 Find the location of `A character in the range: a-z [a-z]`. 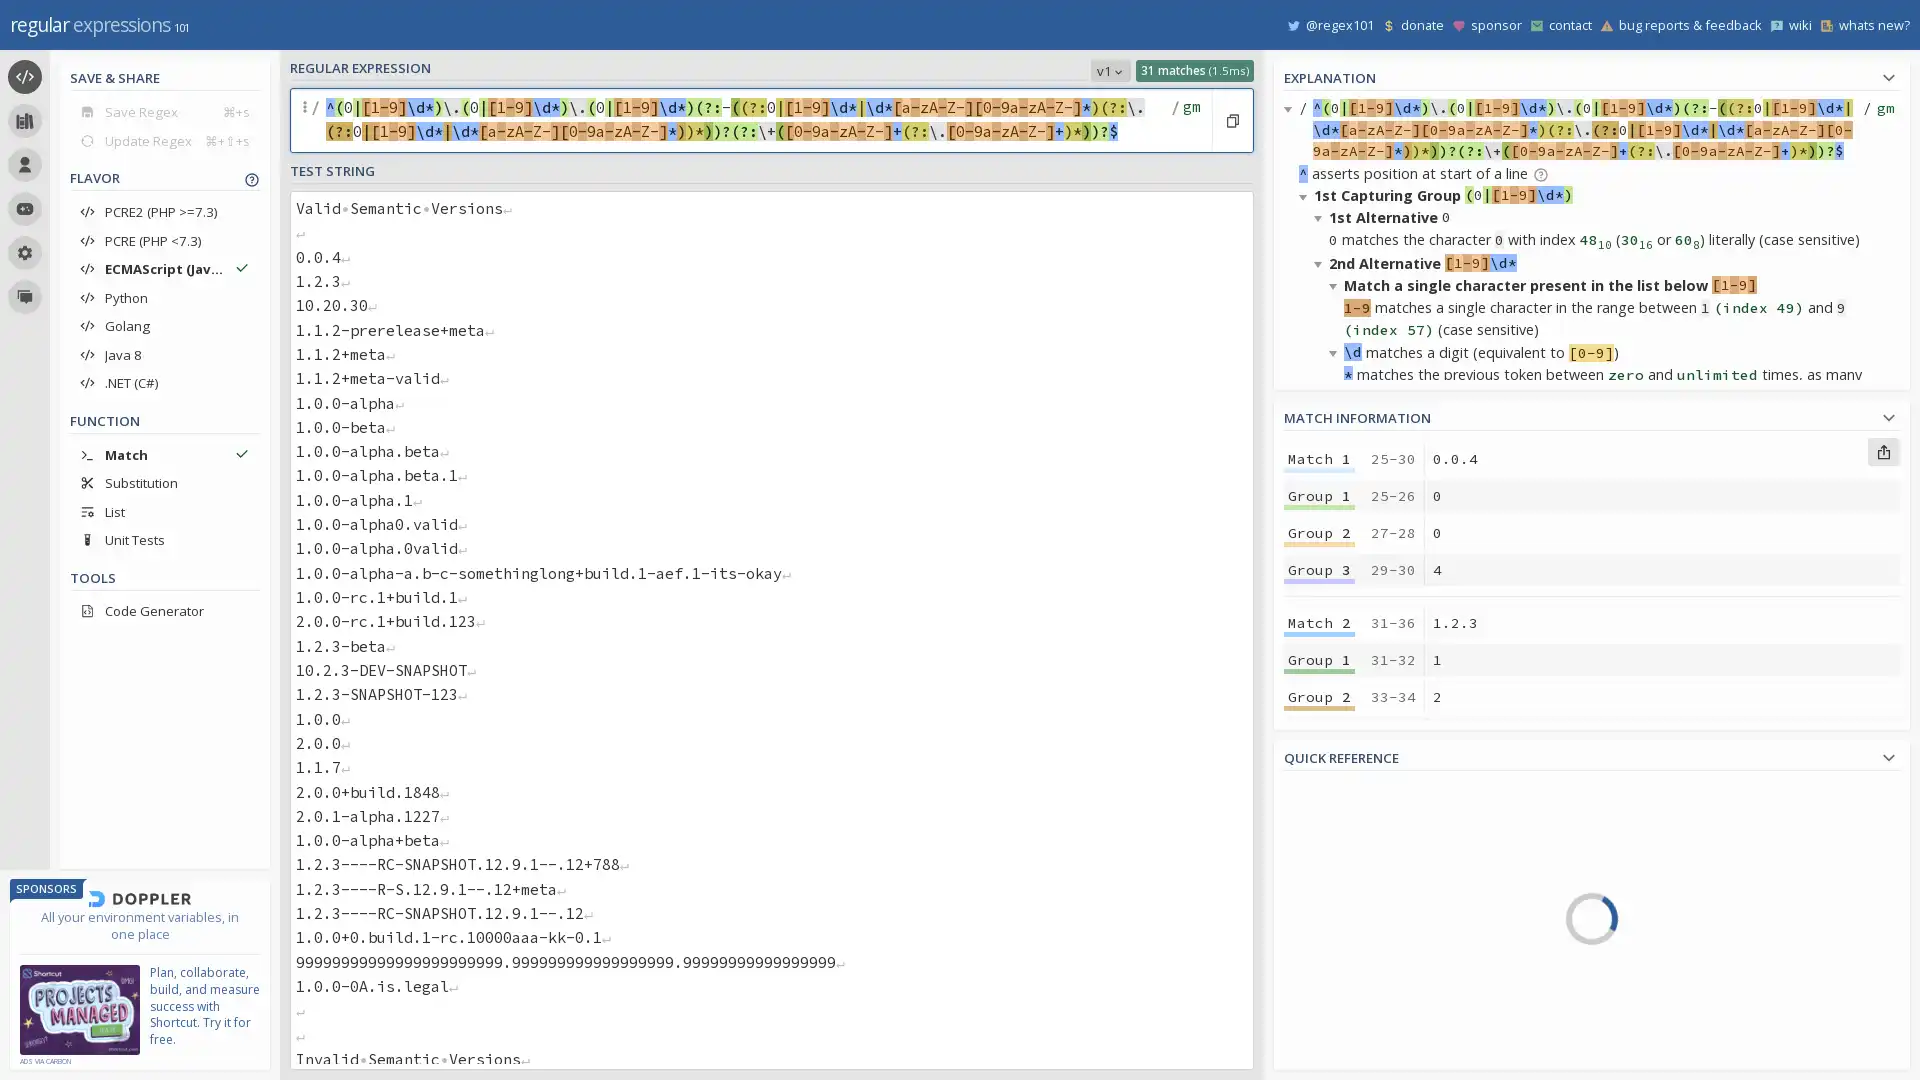

A character in the range: a-z [a-z] is located at coordinates (1691, 848).